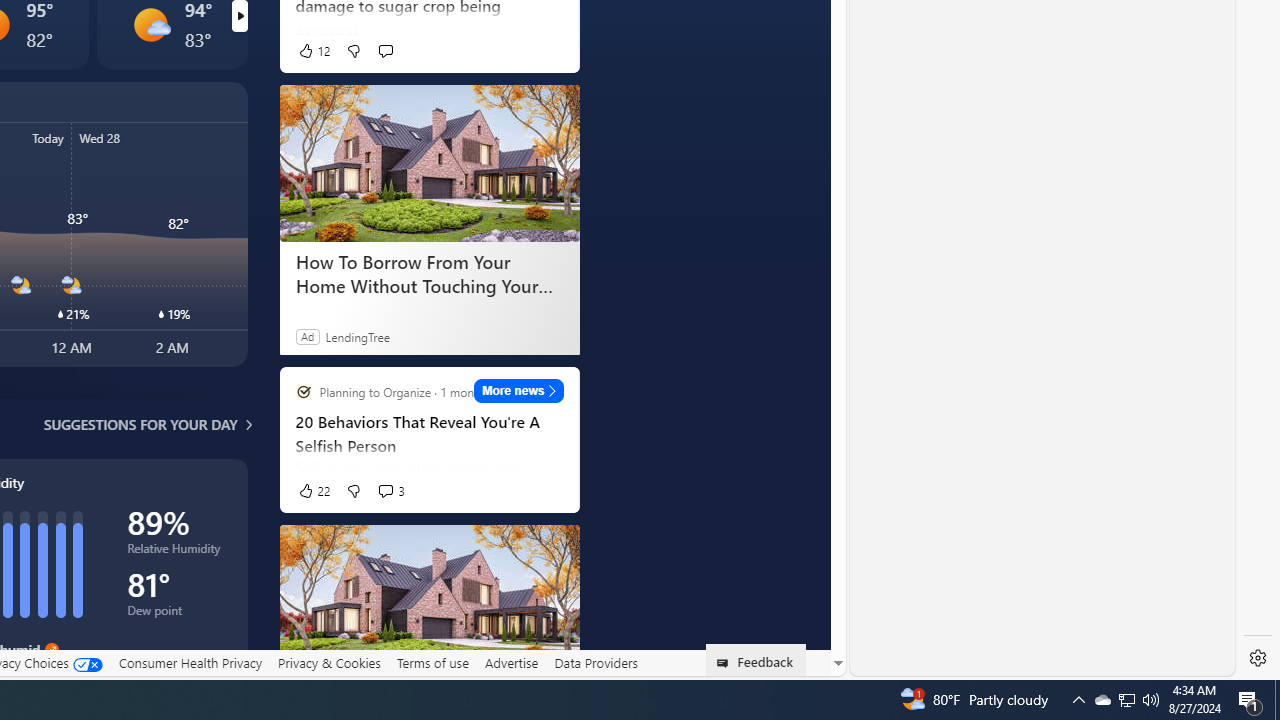 The width and height of the screenshot is (1280, 720). I want to click on 'Advertise', so click(511, 662).